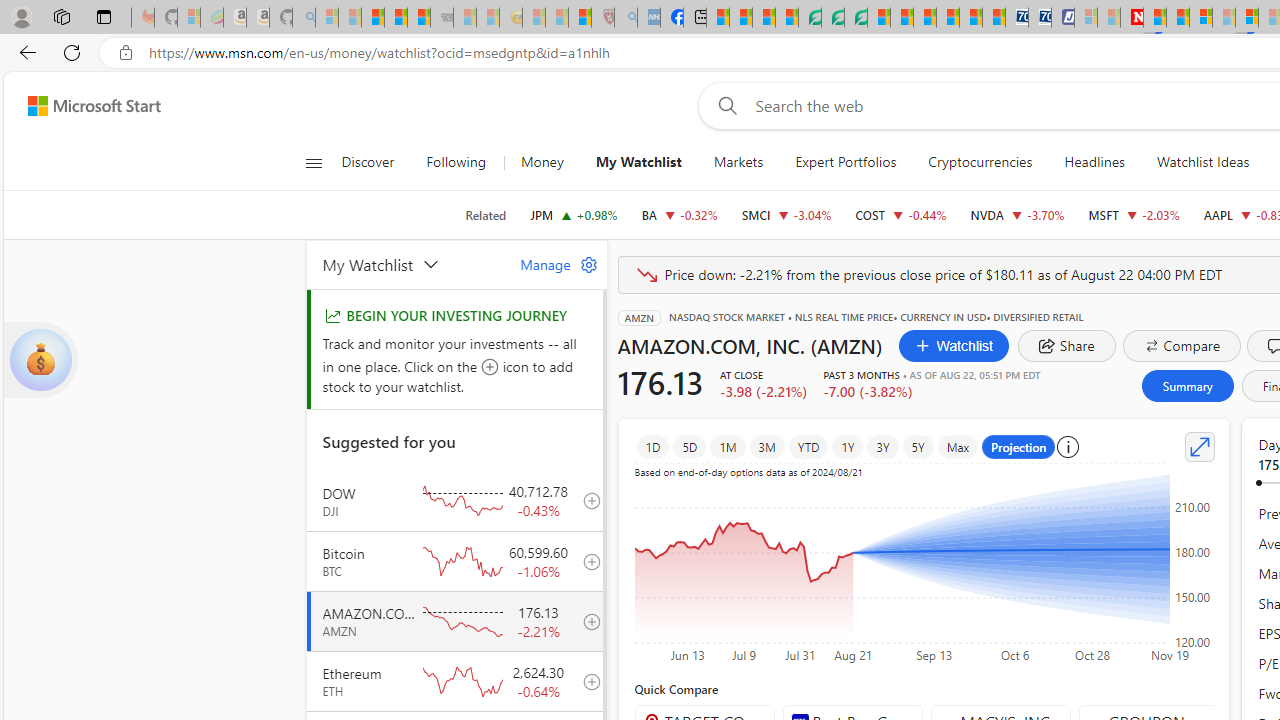  What do you see at coordinates (727, 446) in the screenshot?
I see `'1M'` at bounding box center [727, 446].